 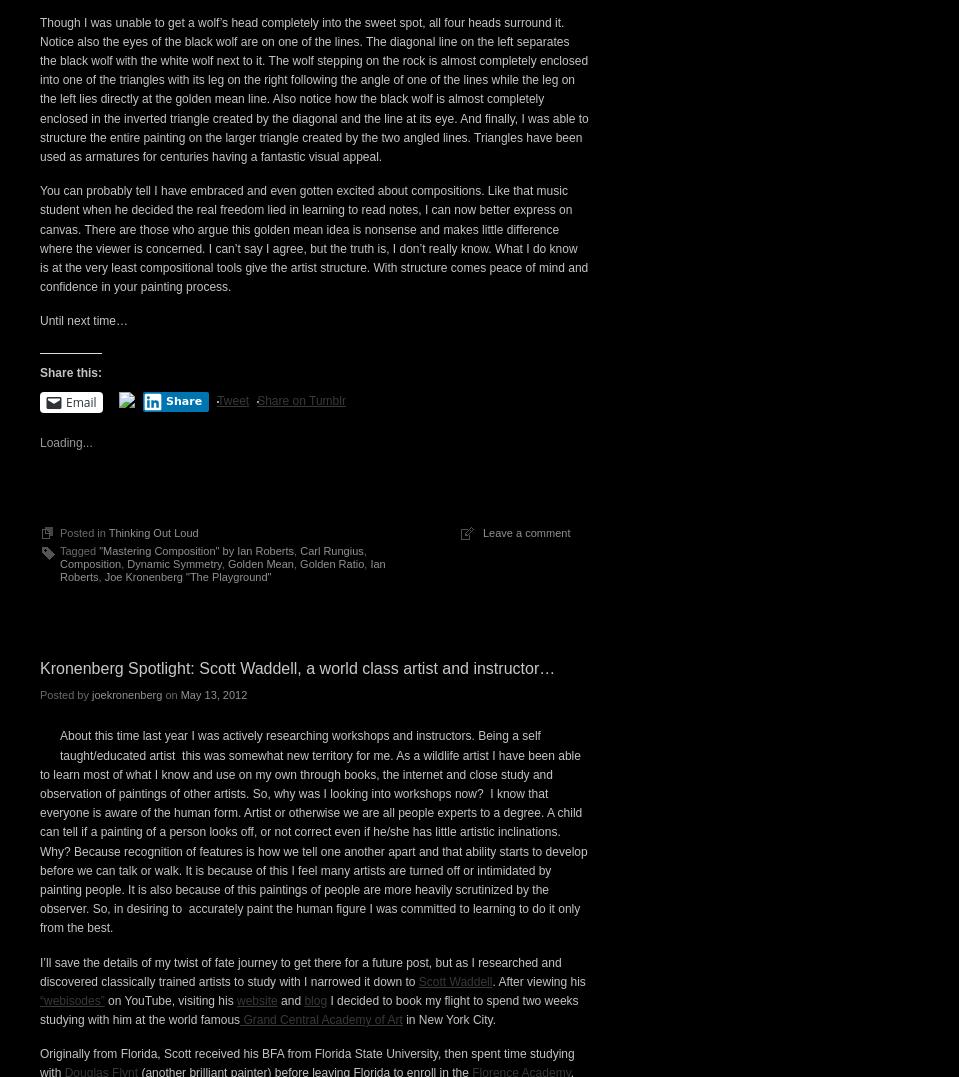 I want to click on 'Share on Tumblr', so click(x=300, y=746).